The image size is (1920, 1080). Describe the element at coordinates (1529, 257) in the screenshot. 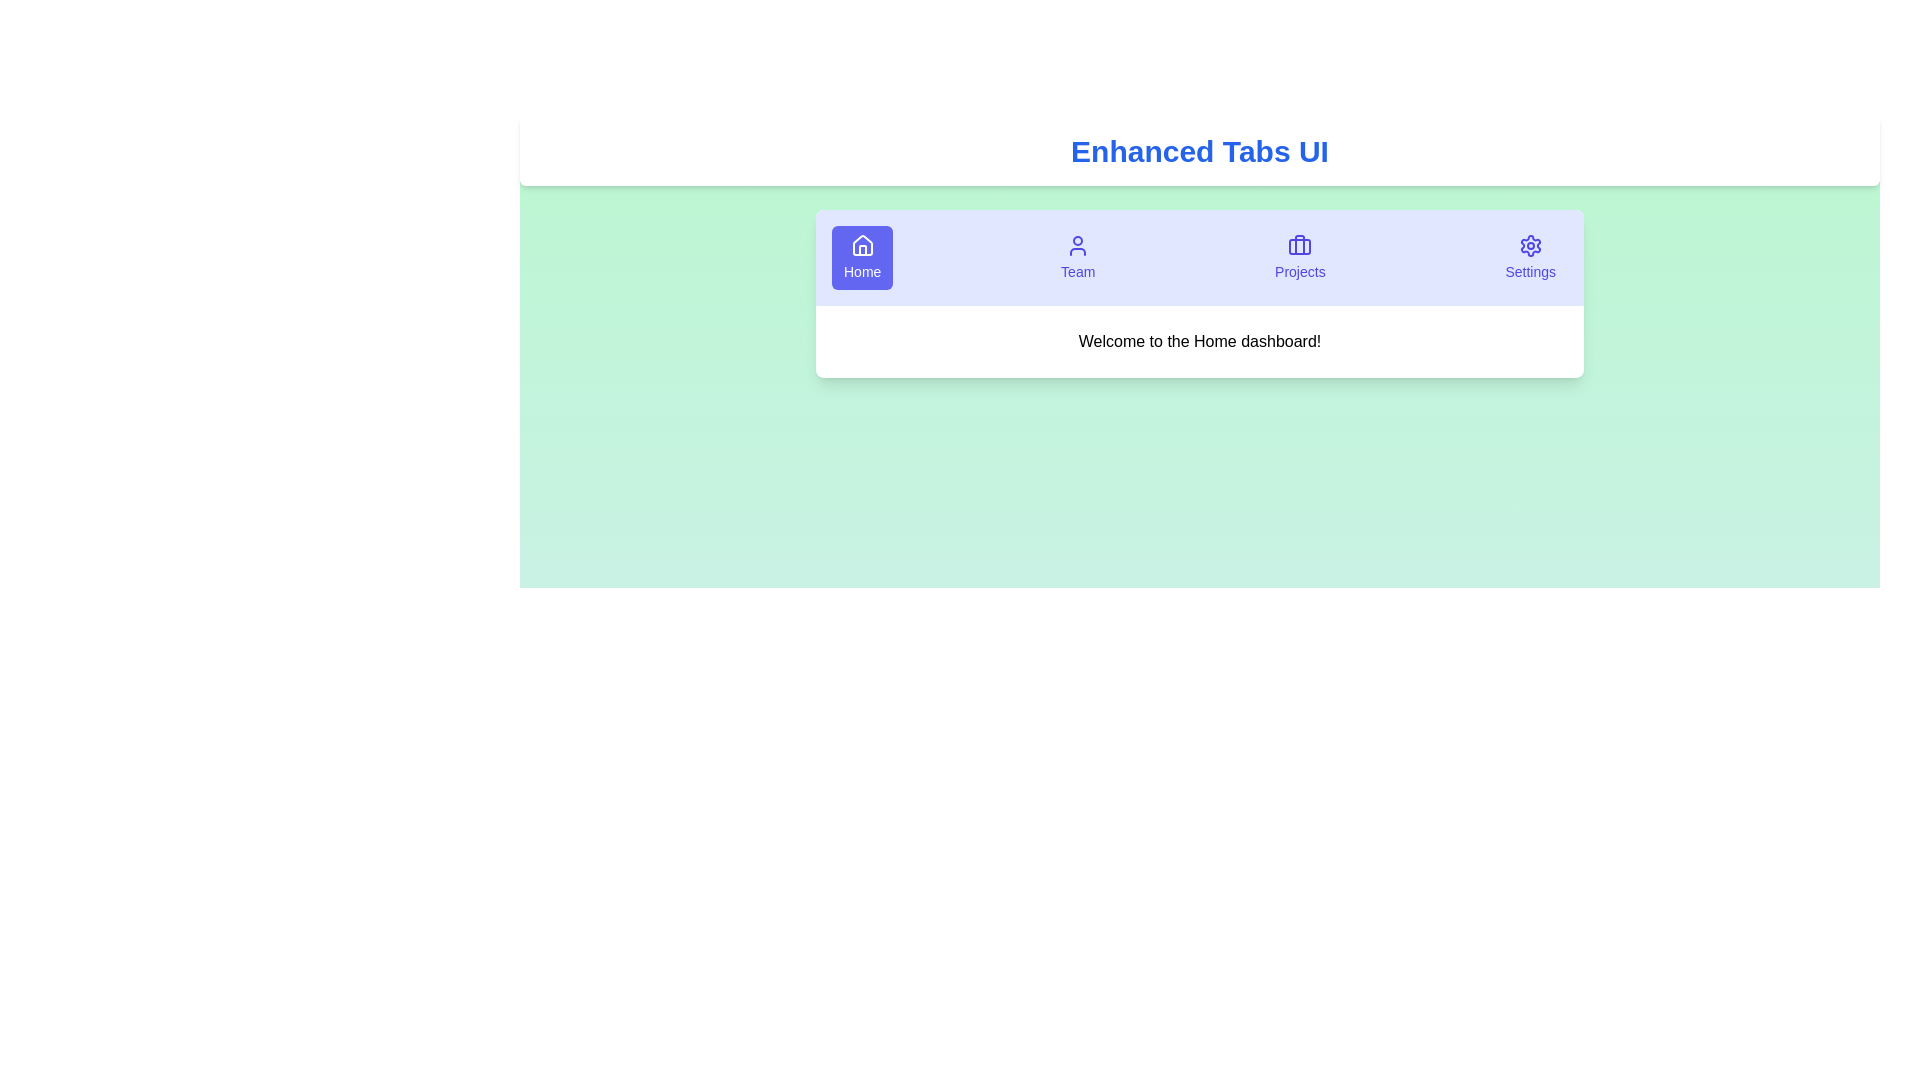

I see `the 'Settings' button which features a purple gear icon and text` at that location.